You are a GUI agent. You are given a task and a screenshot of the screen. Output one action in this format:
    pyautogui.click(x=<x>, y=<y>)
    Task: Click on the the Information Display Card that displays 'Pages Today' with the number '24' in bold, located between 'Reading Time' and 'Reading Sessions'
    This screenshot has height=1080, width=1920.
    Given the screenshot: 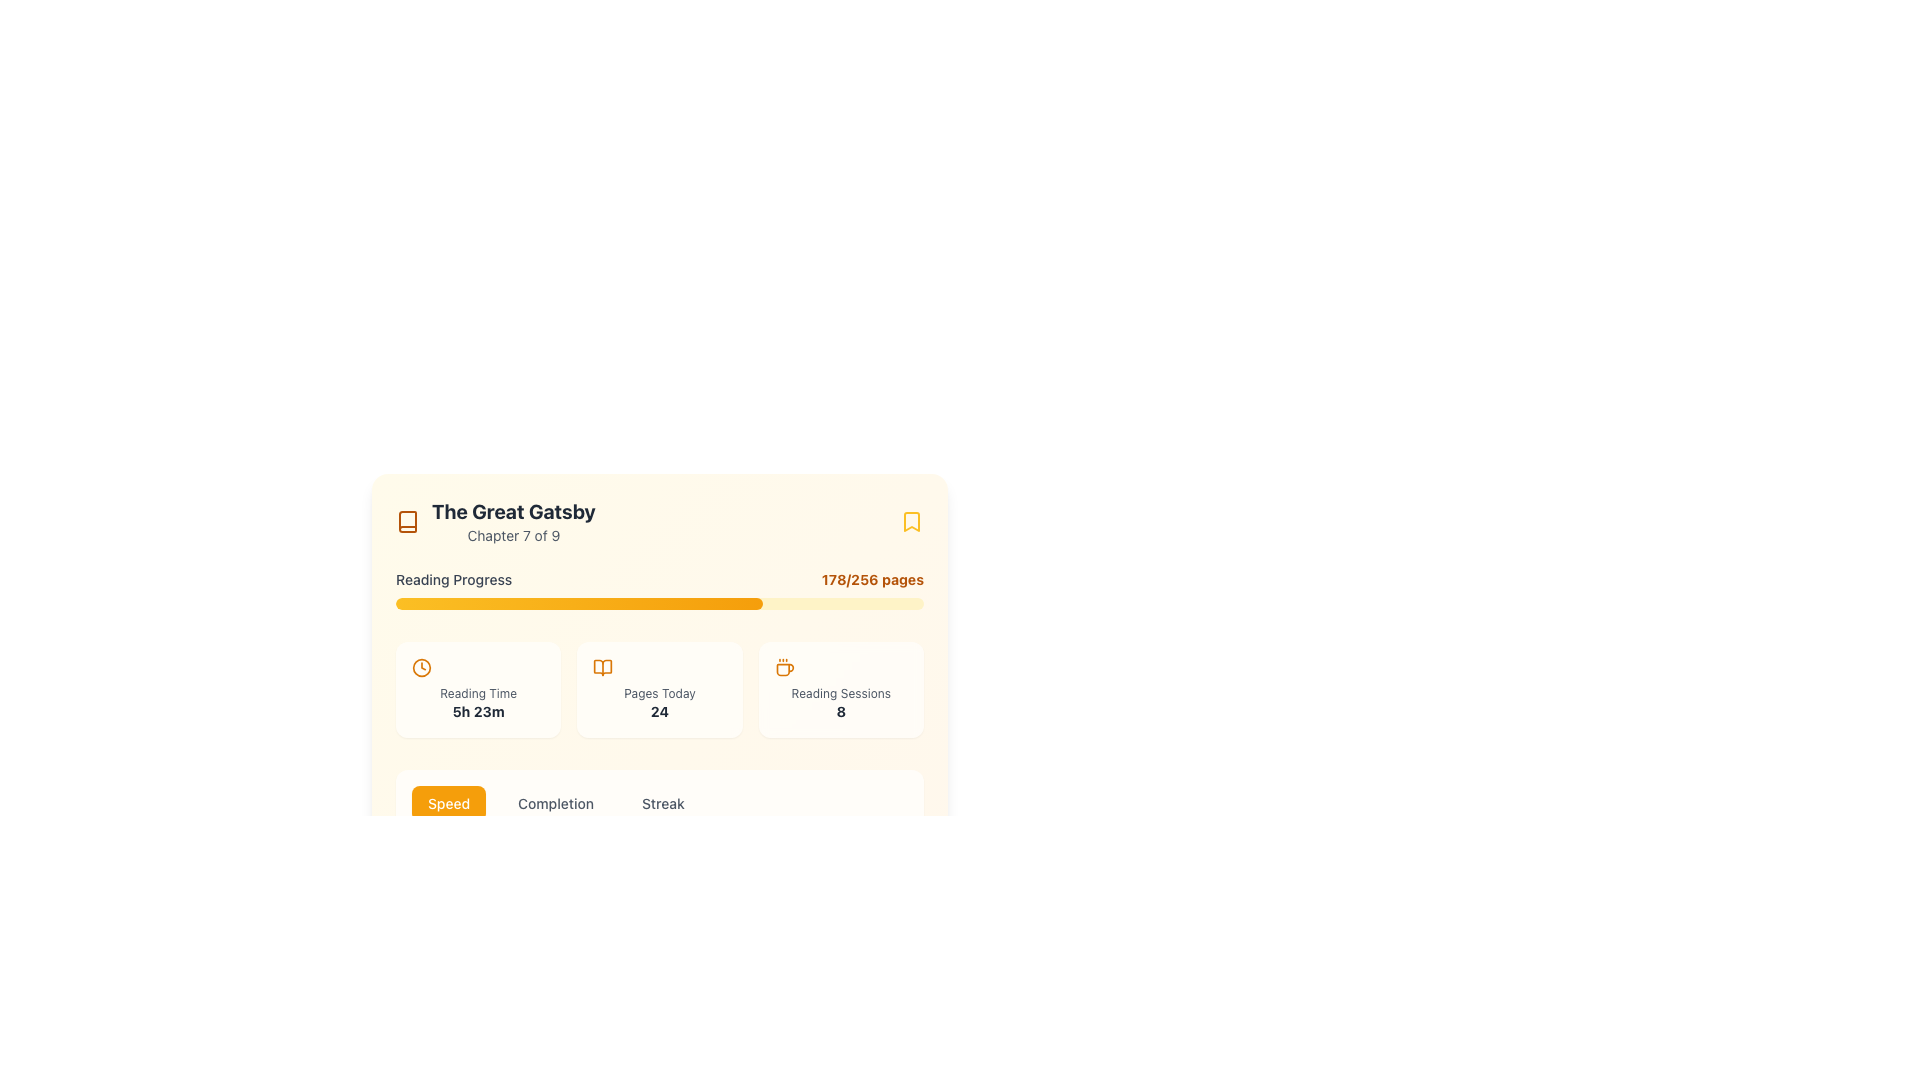 What is the action you would take?
    pyautogui.click(x=659, y=689)
    